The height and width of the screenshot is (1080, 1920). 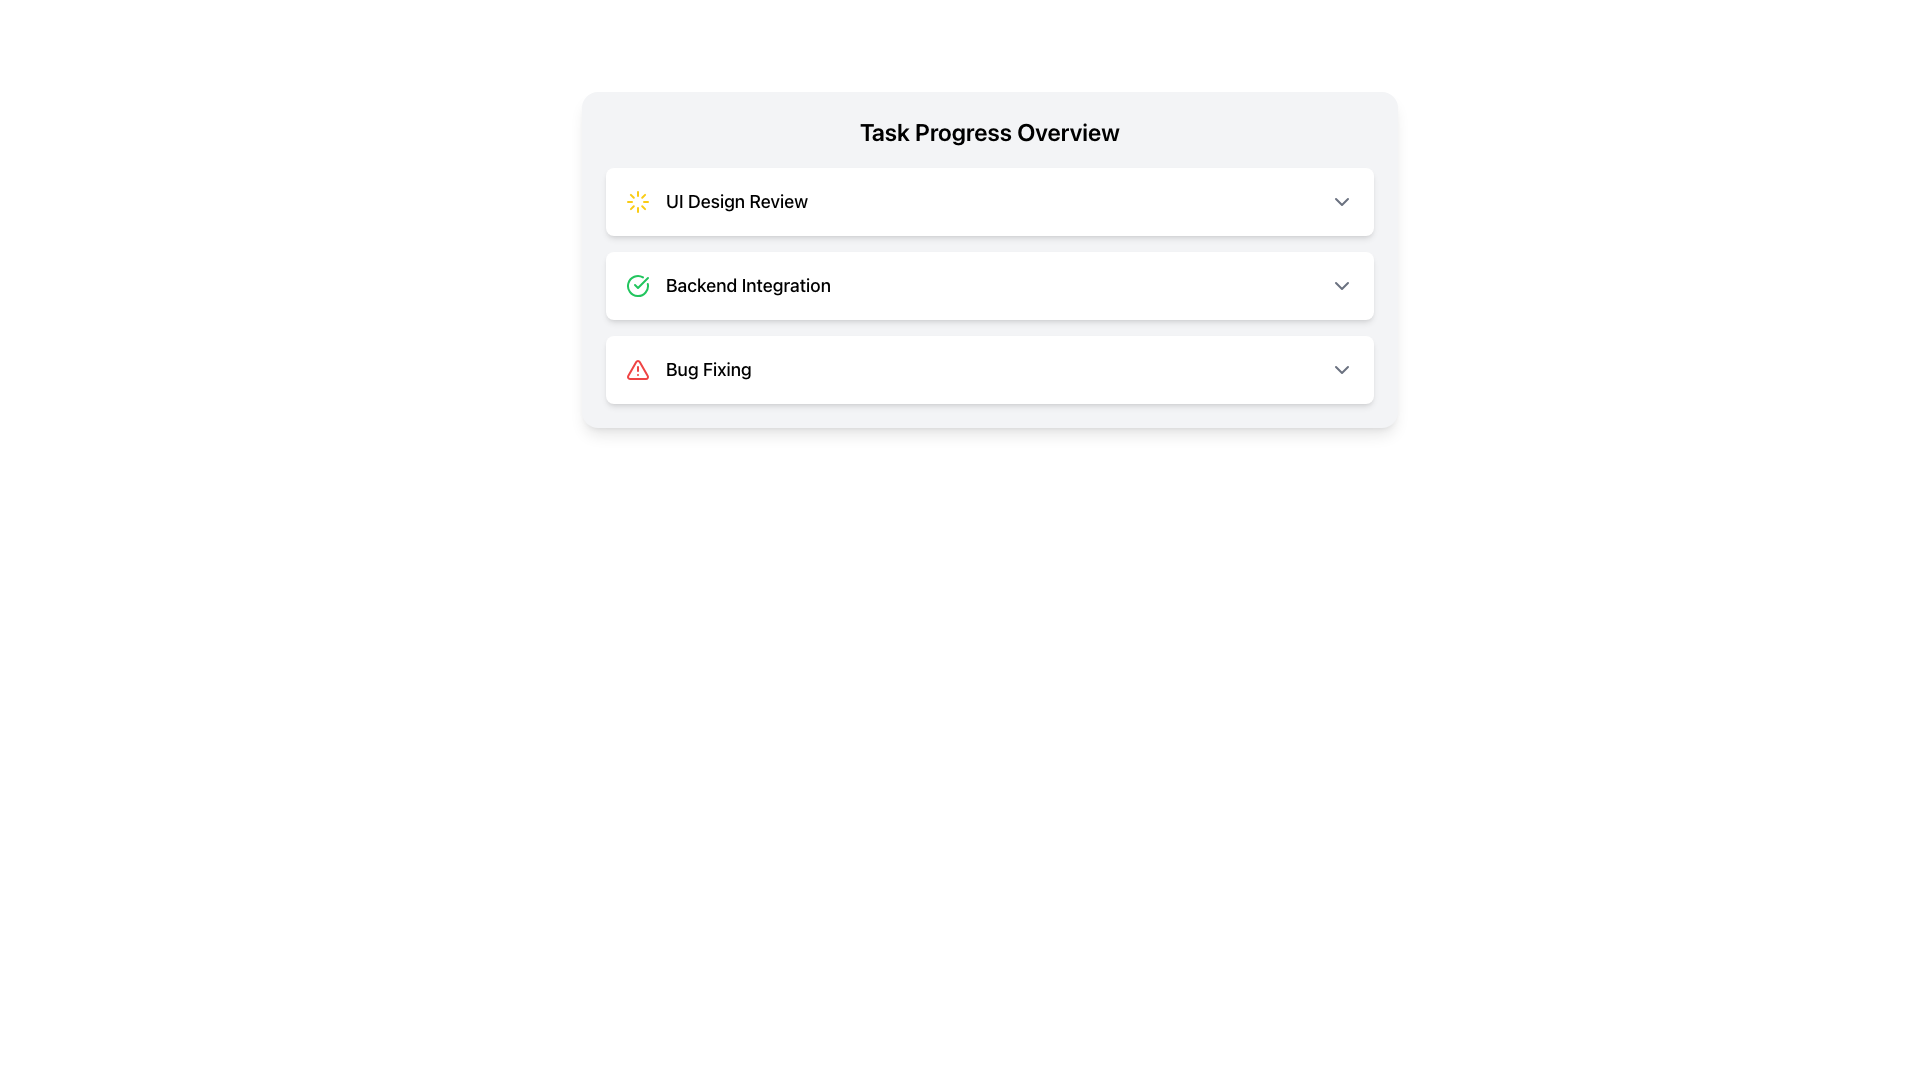 What do you see at coordinates (727, 285) in the screenshot?
I see `element that consists of a green check mark icon and the text label 'Backend Integration', located in the task list under the 'Task Progress Overview' section` at bounding box center [727, 285].